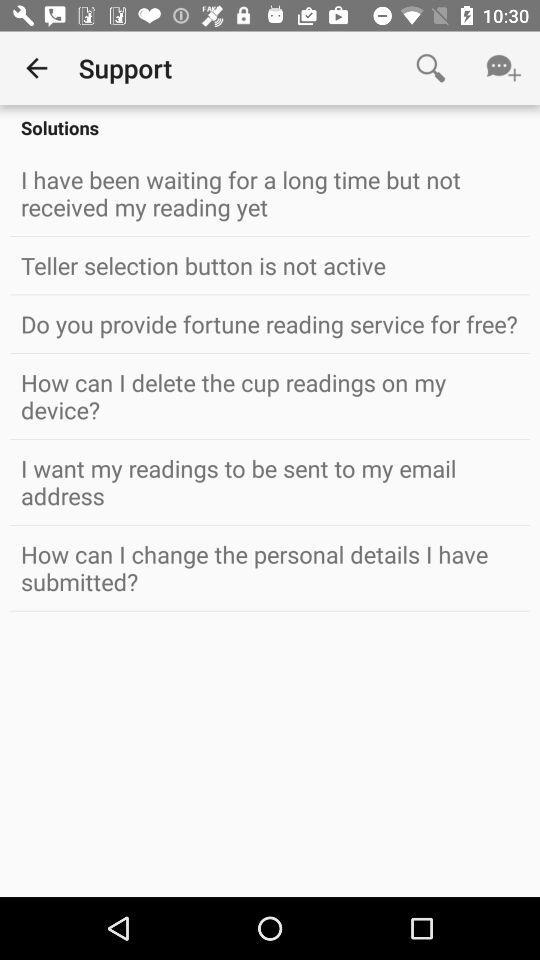 Image resolution: width=540 pixels, height=960 pixels. Describe the element at coordinates (429, 68) in the screenshot. I see `the app next to the support` at that location.